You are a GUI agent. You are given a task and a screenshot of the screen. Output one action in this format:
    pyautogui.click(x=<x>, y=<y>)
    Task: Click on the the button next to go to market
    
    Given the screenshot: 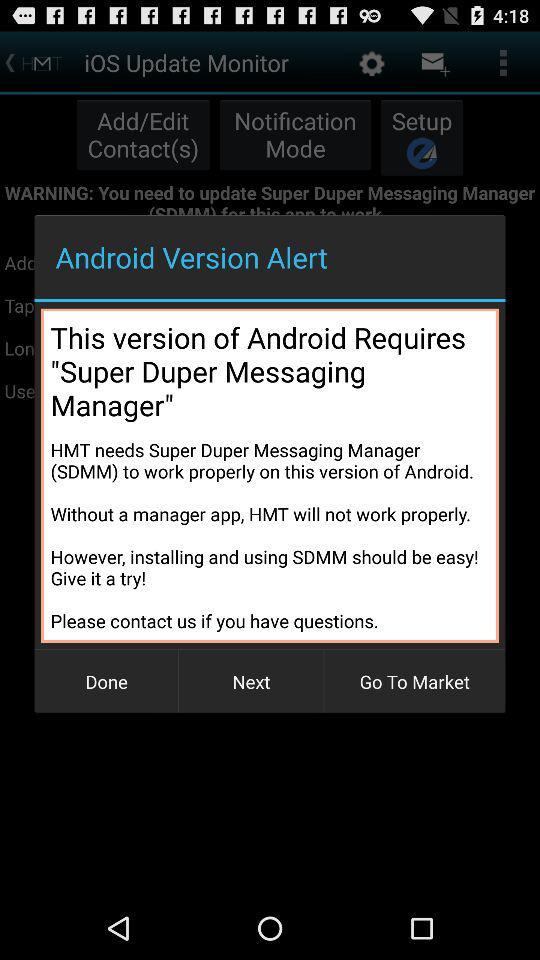 What is the action you would take?
    pyautogui.click(x=251, y=681)
    